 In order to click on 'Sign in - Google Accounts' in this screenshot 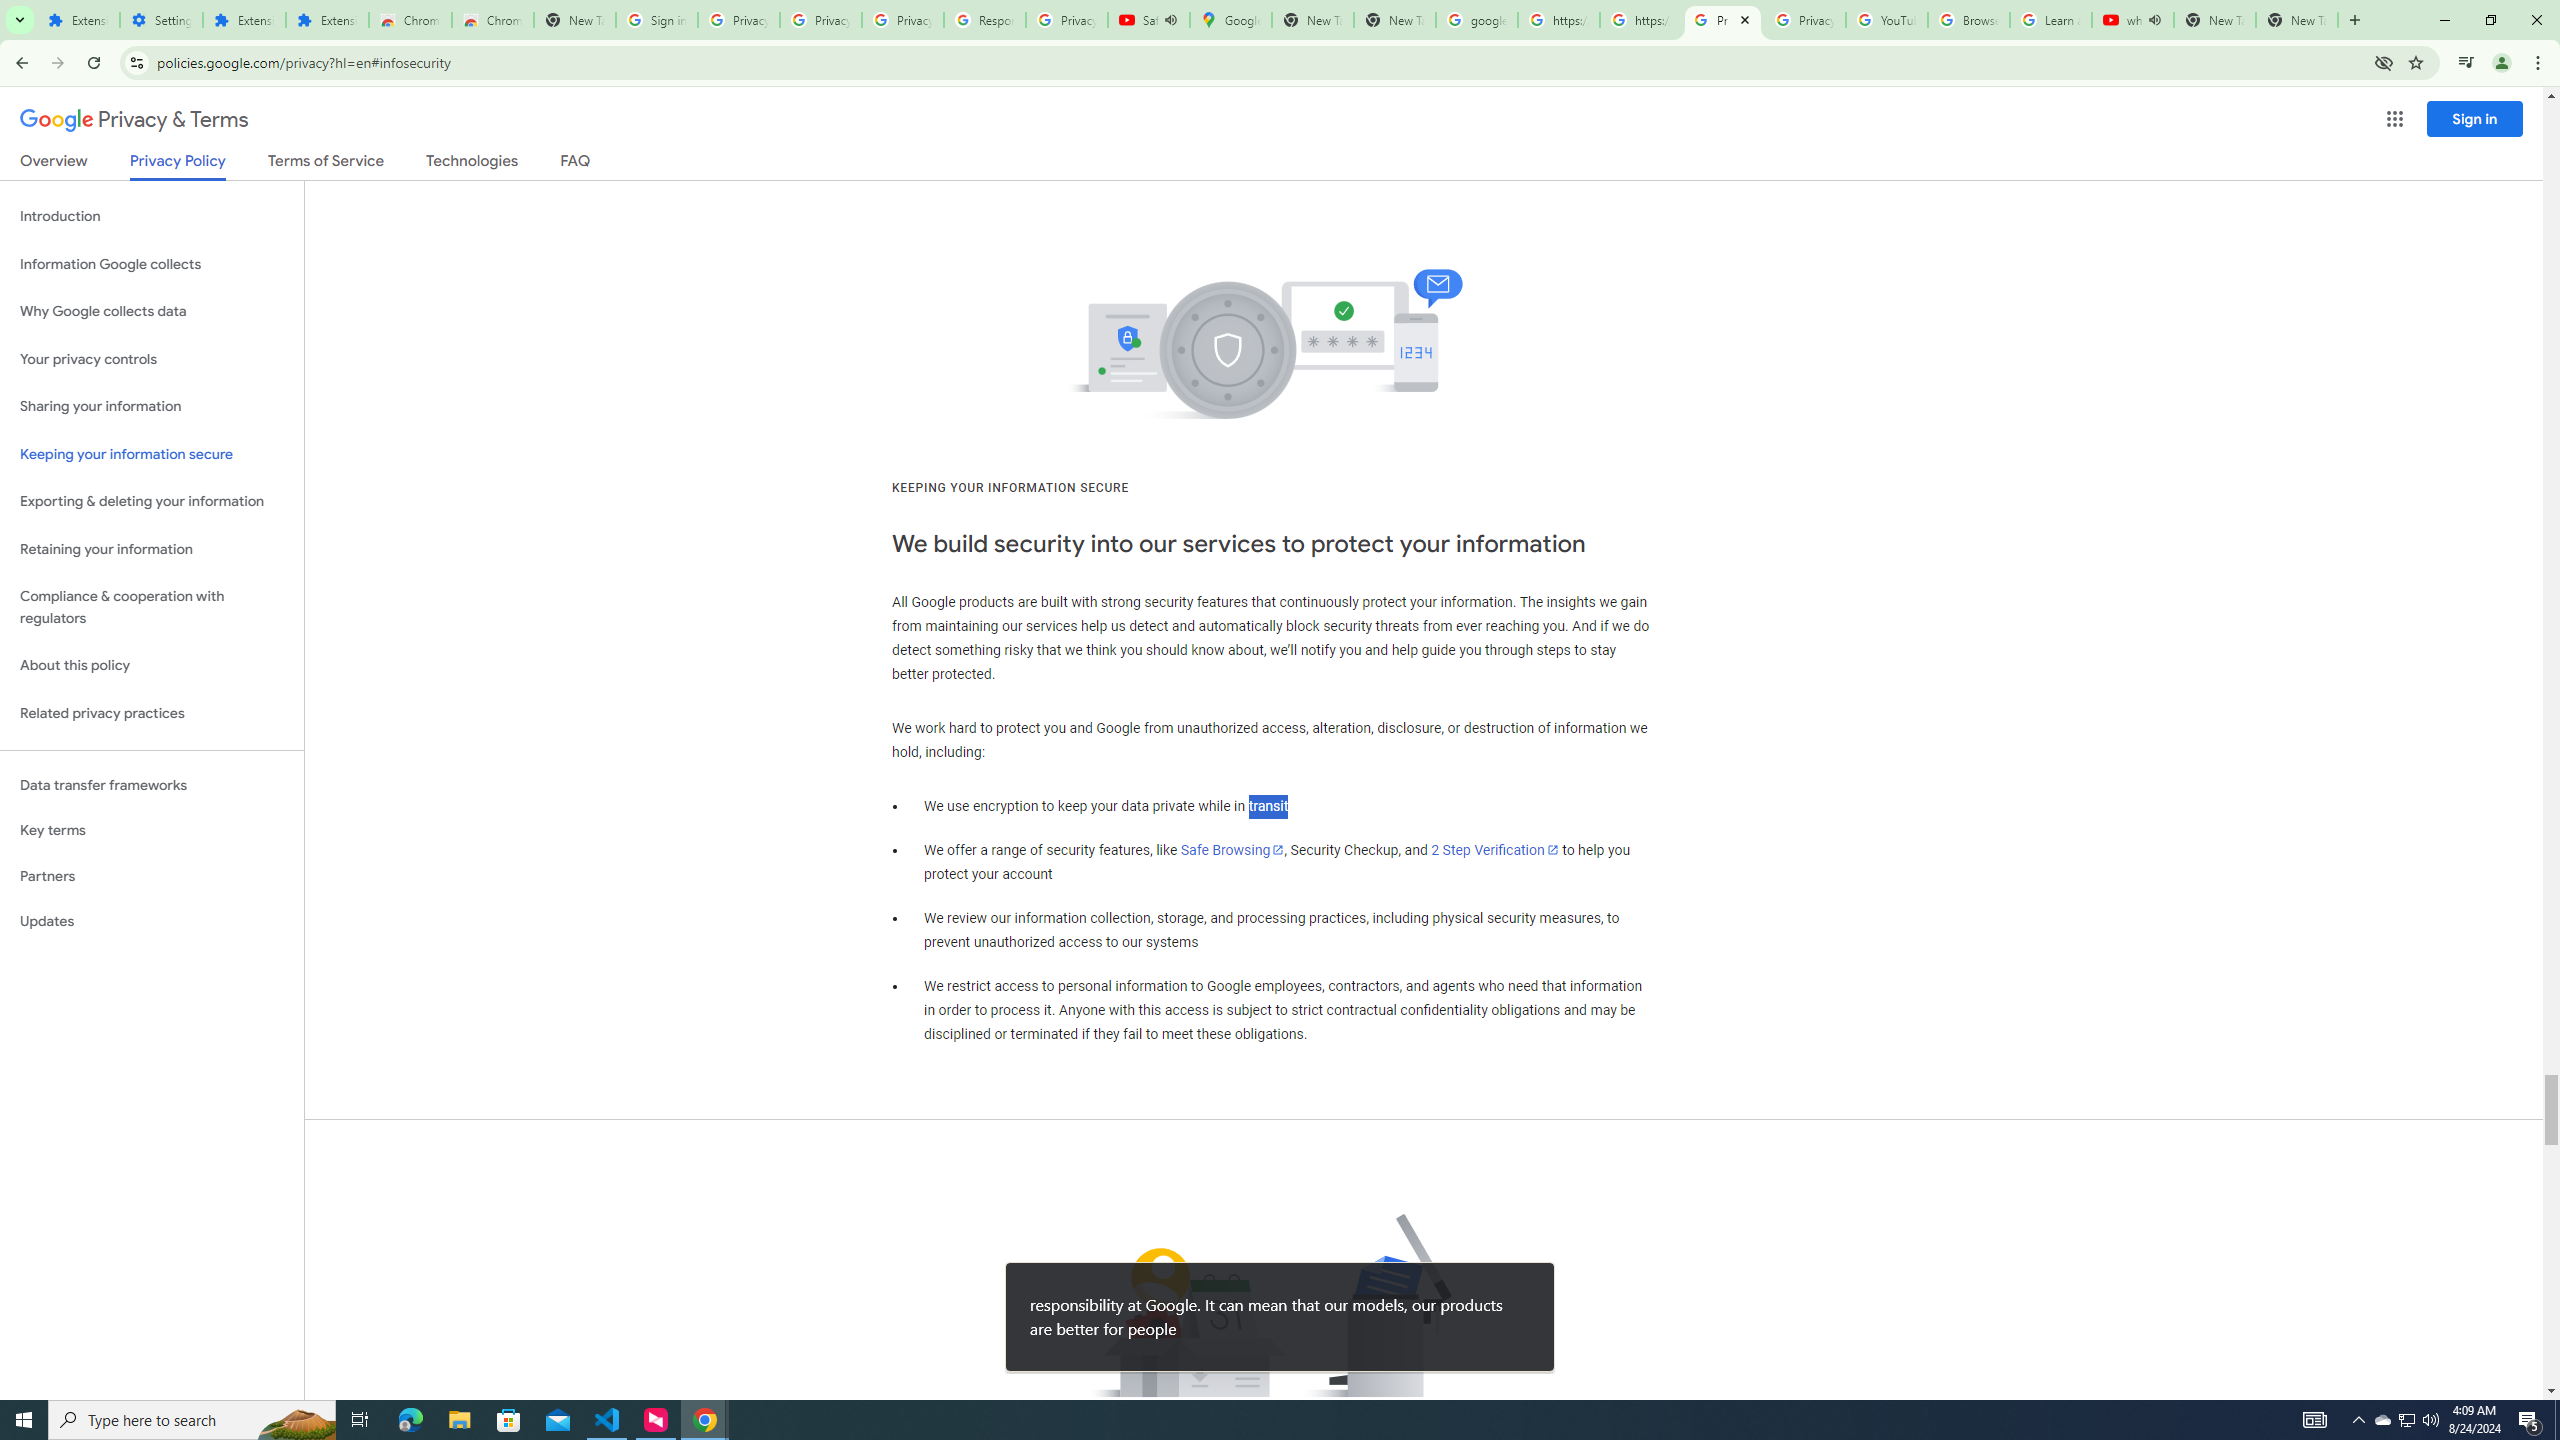, I will do `click(656, 19)`.